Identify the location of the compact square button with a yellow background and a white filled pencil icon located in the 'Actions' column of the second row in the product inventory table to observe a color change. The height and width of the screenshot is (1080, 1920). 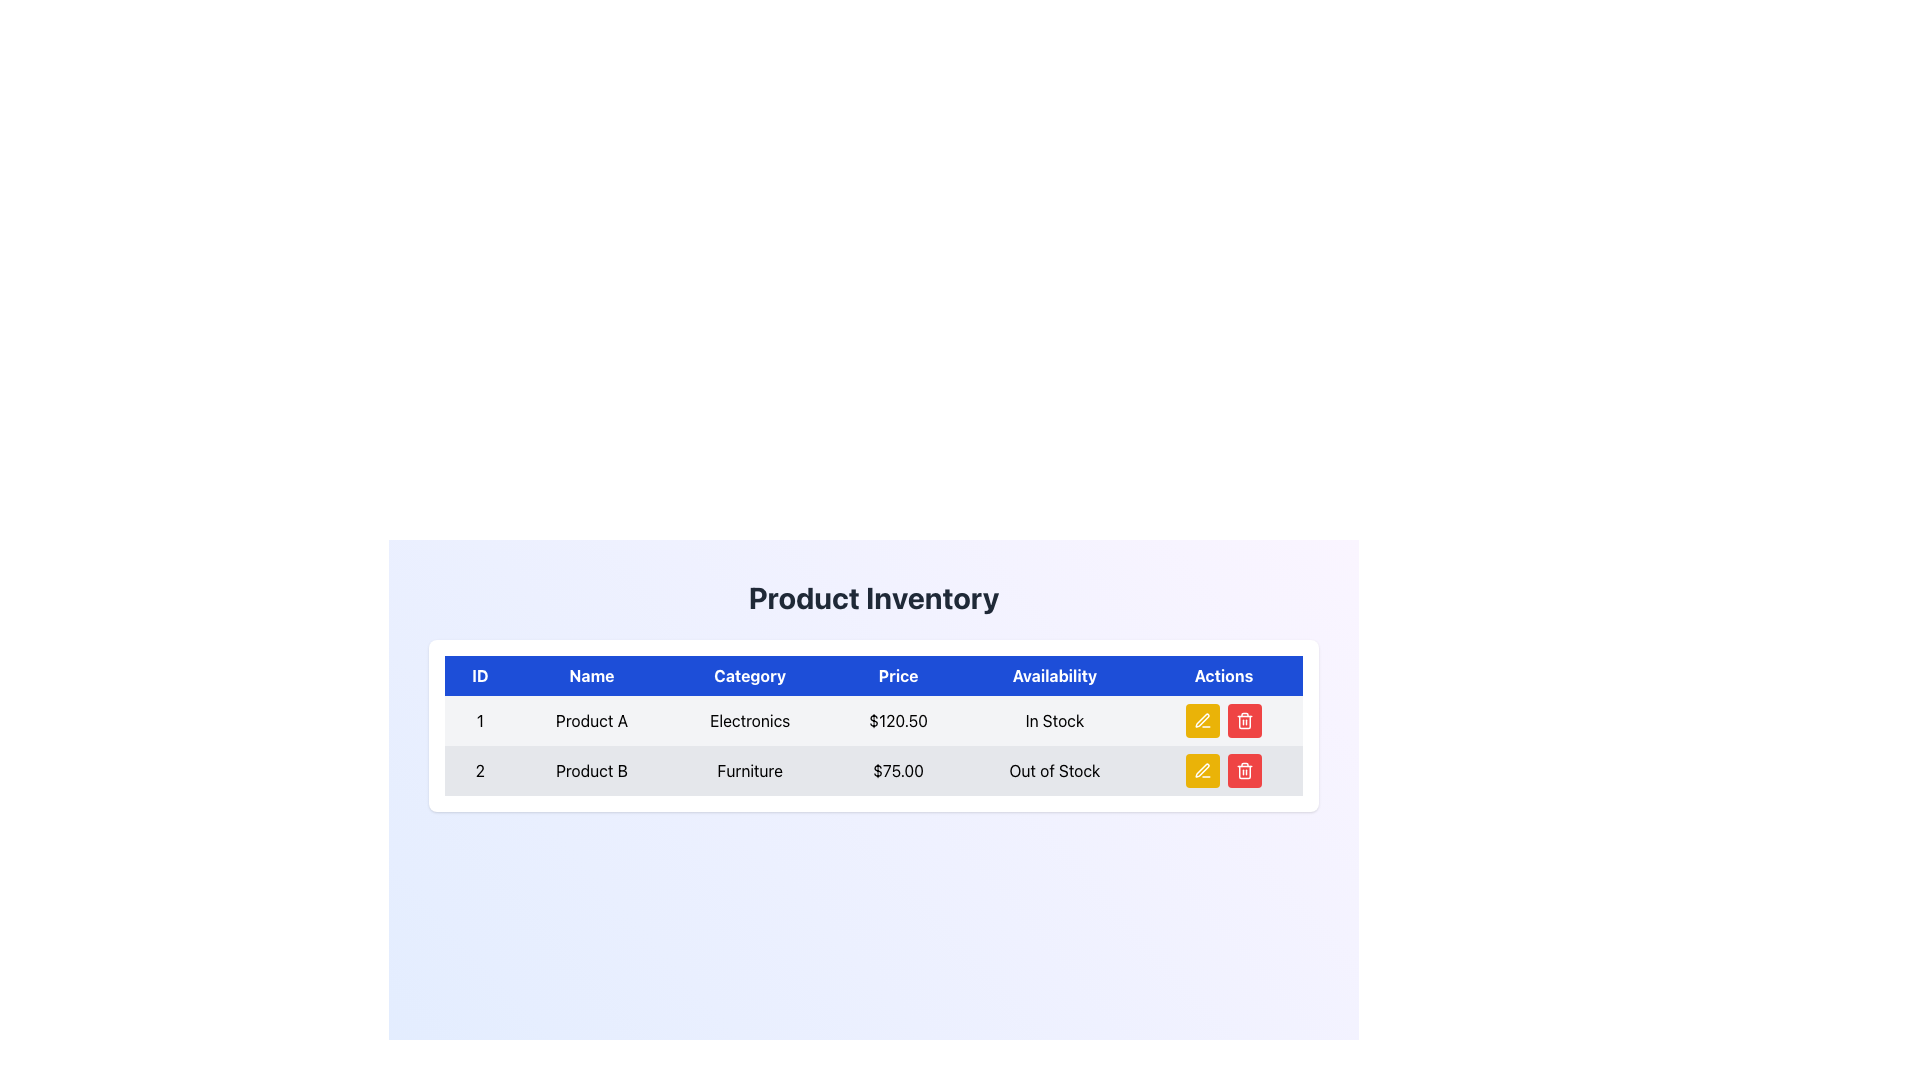
(1201, 770).